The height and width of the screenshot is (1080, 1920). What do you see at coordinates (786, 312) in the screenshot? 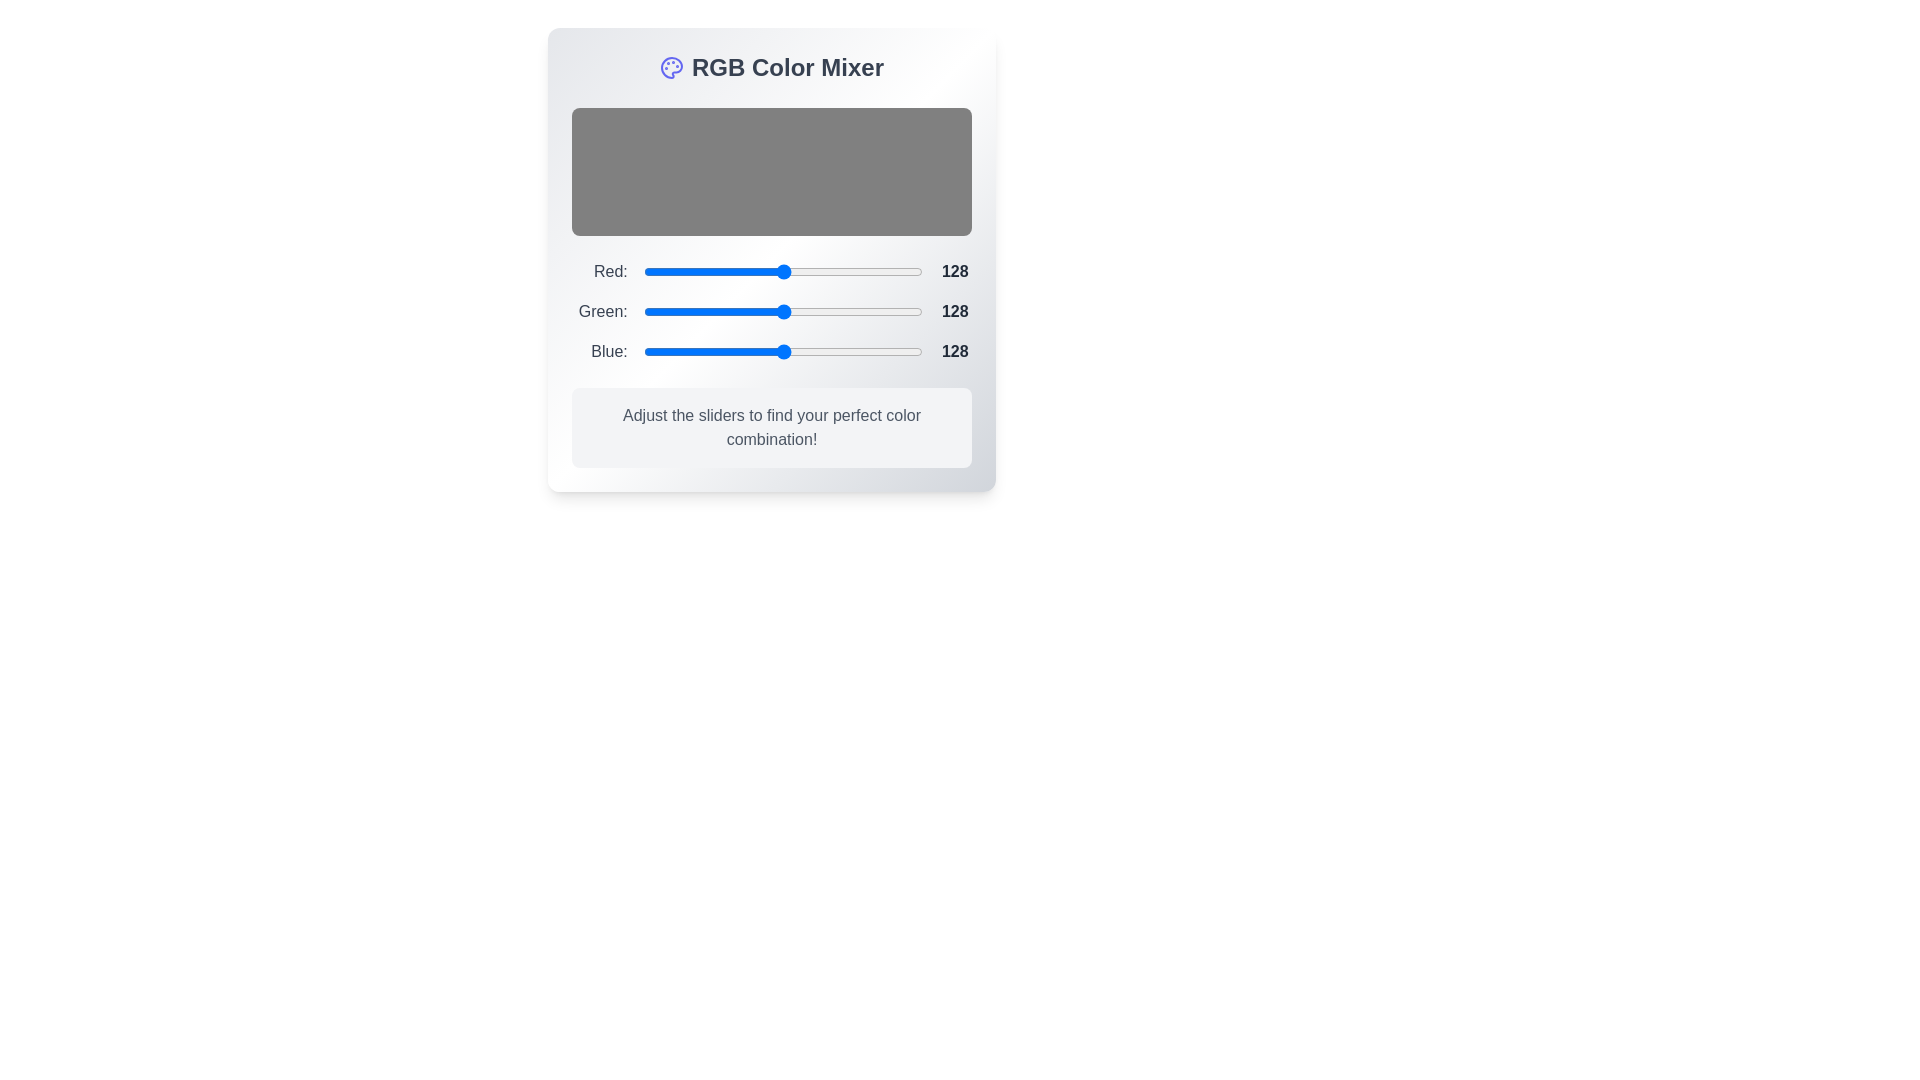
I see `the 1 slider to 132` at bounding box center [786, 312].